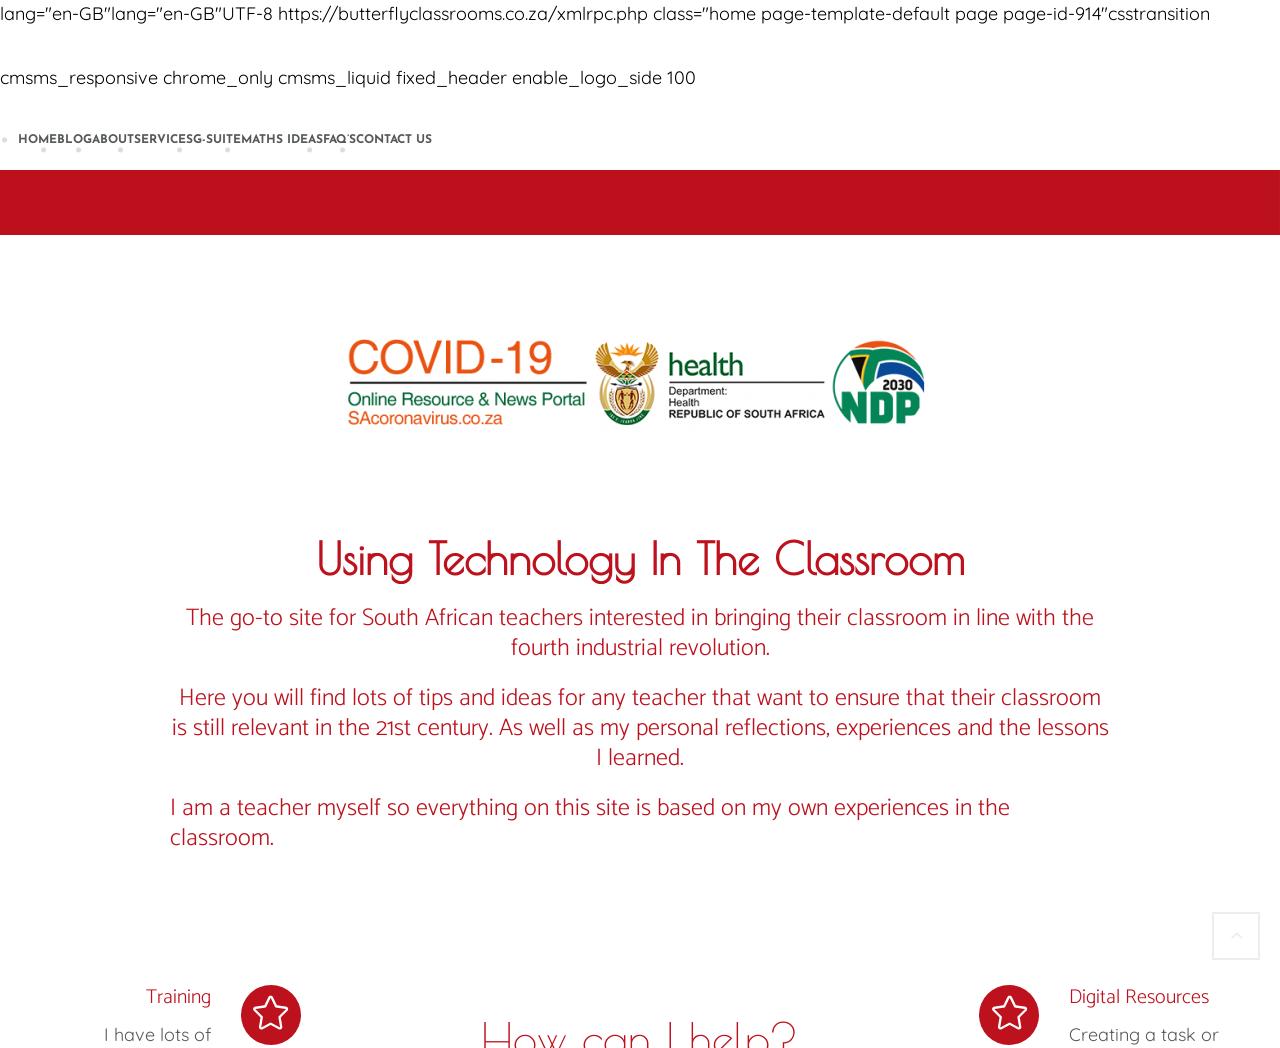 The image size is (1280, 1048). What do you see at coordinates (185, 632) in the screenshot?
I see `'The go-to site for South African teachers interested in bringing their classroom in line with the fourth industrial revolution.'` at bounding box center [185, 632].